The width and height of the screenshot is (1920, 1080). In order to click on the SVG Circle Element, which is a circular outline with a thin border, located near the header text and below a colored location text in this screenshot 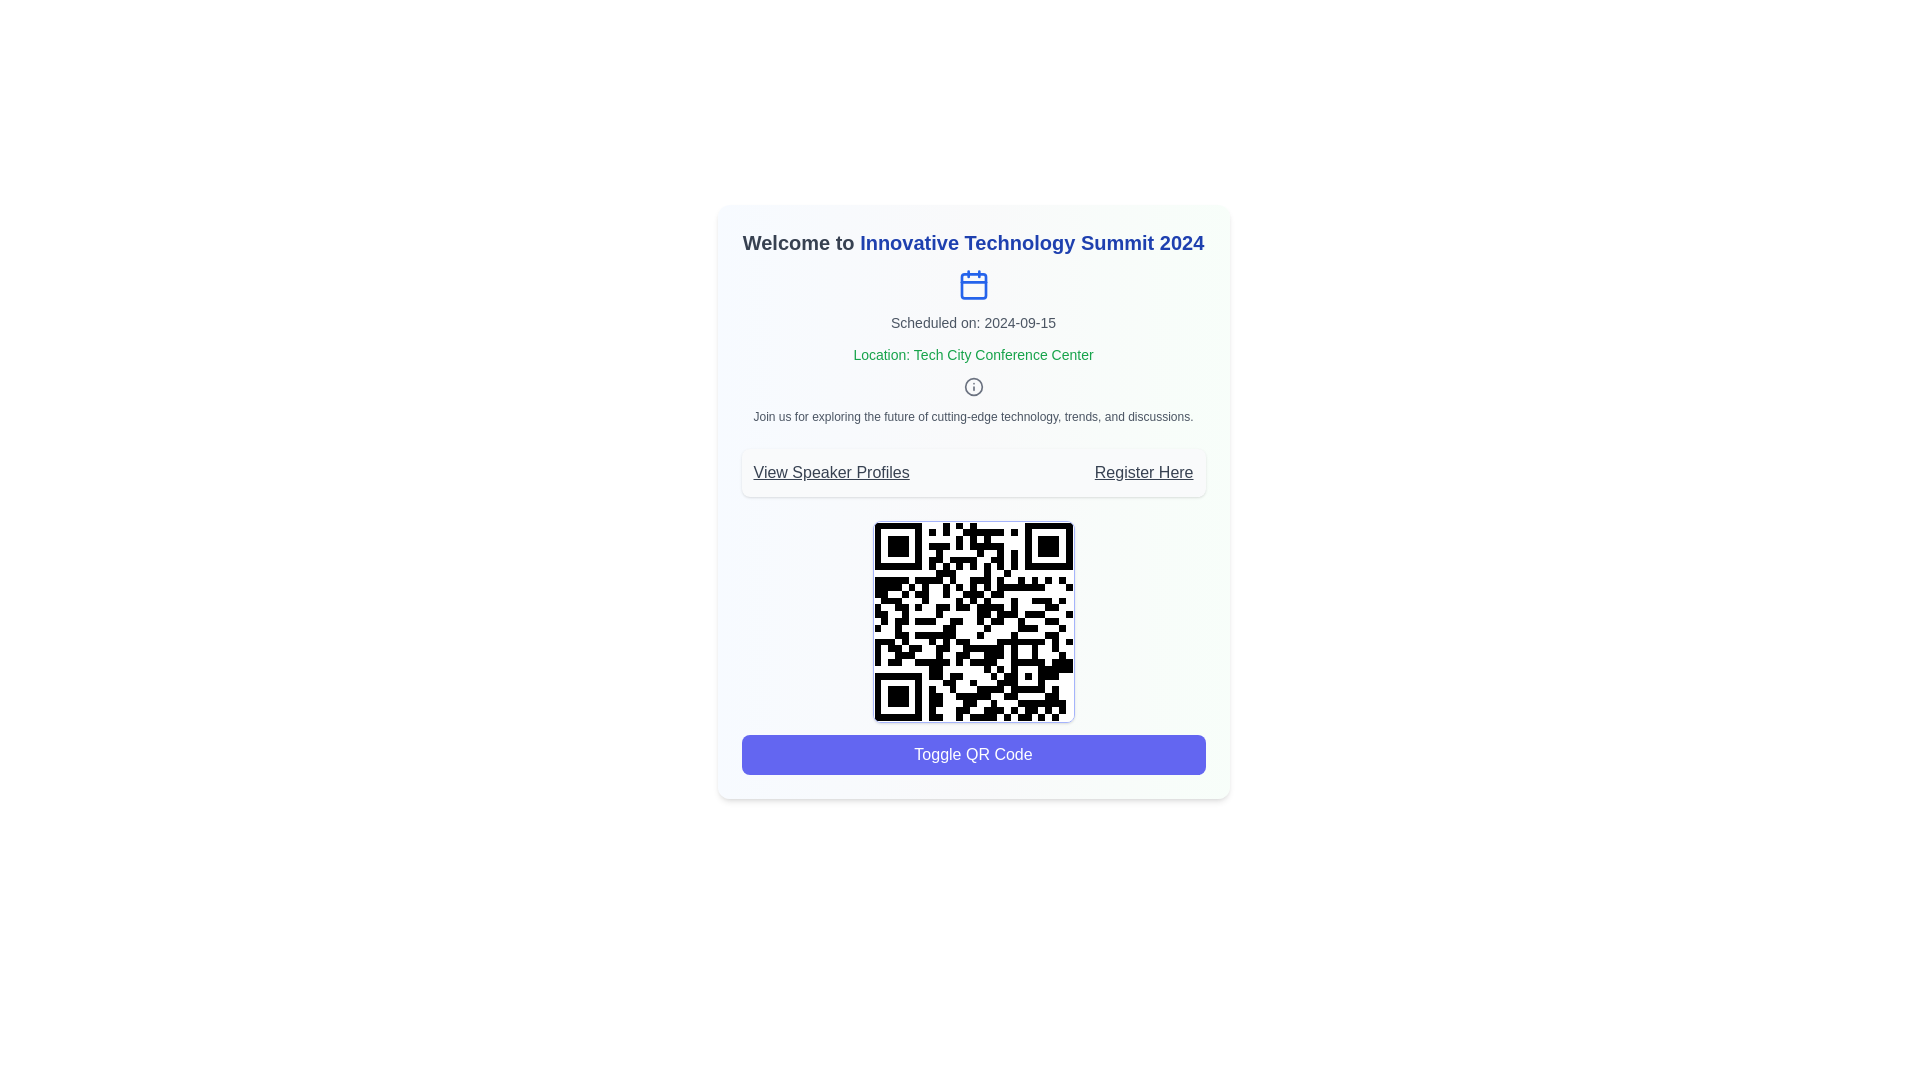, I will do `click(973, 386)`.